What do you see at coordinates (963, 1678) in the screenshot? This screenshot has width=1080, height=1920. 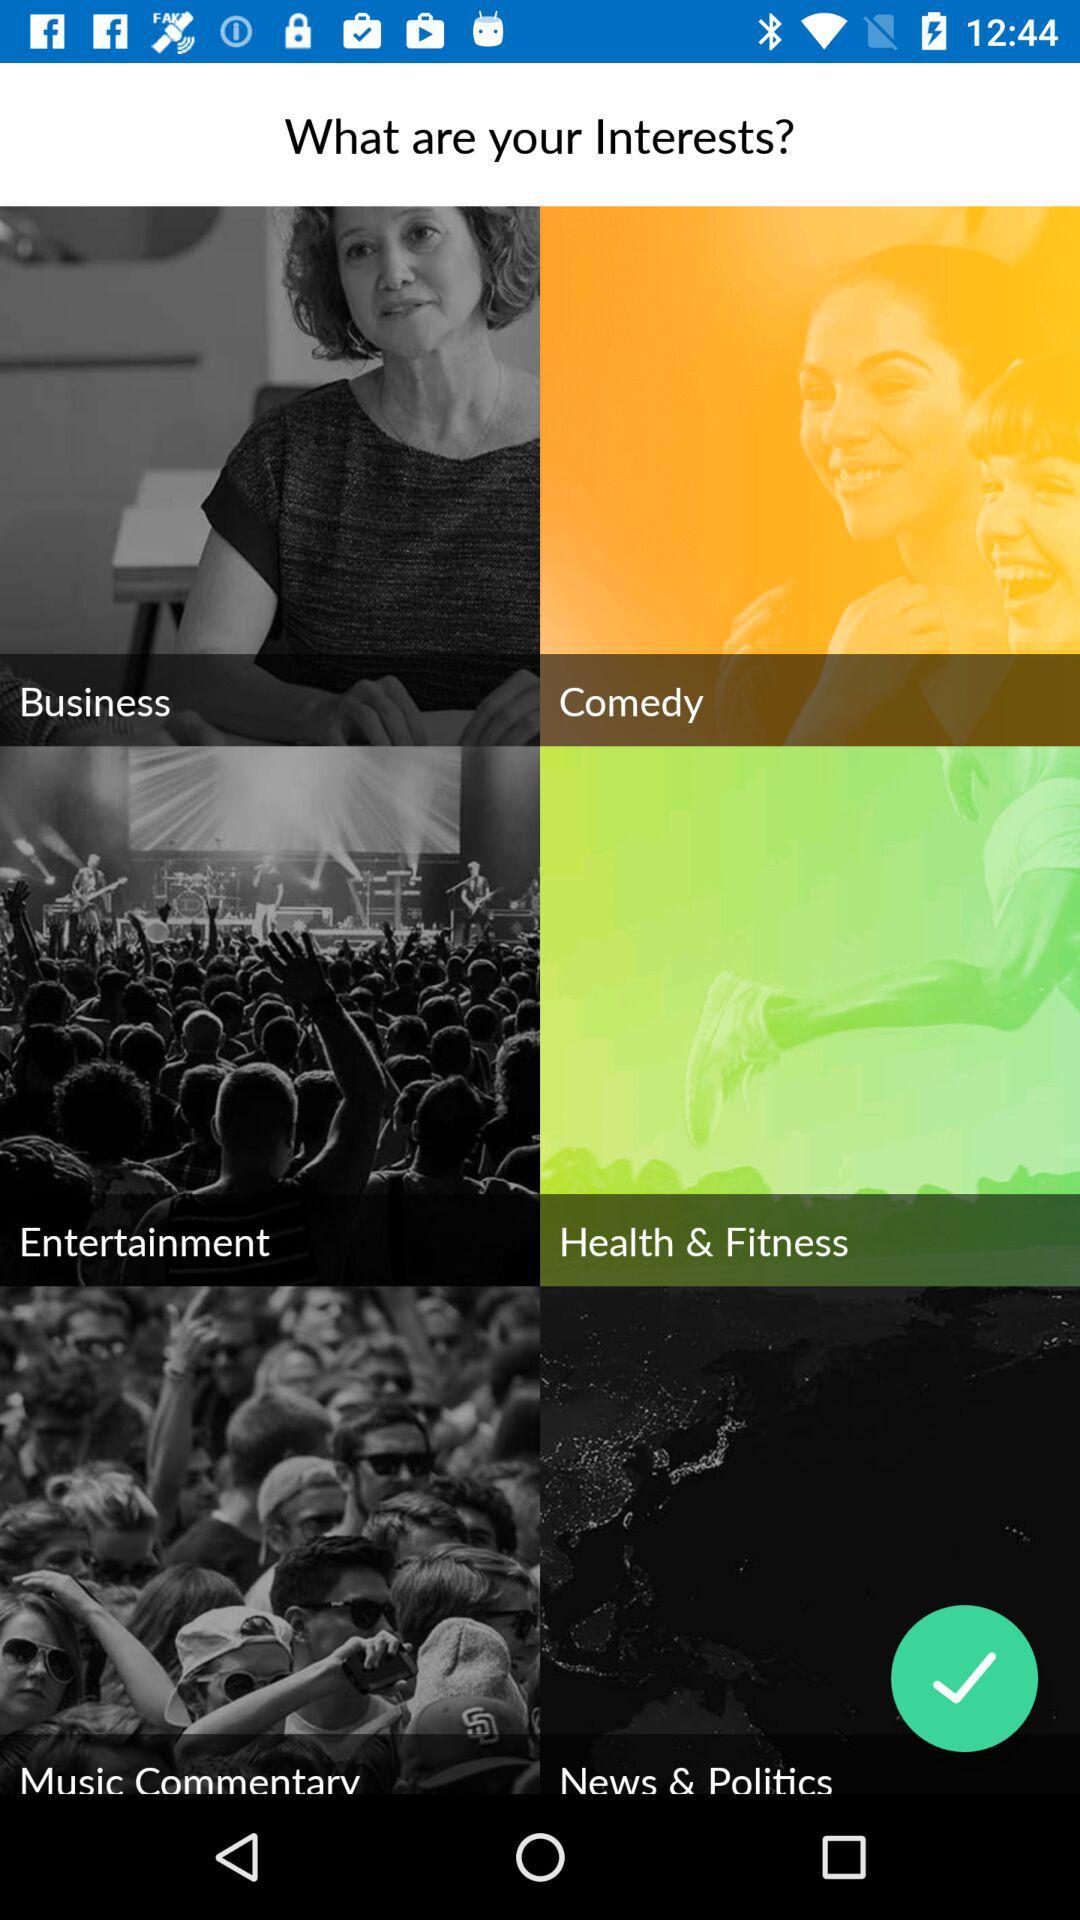 I see `item above news & politics` at bounding box center [963, 1678].